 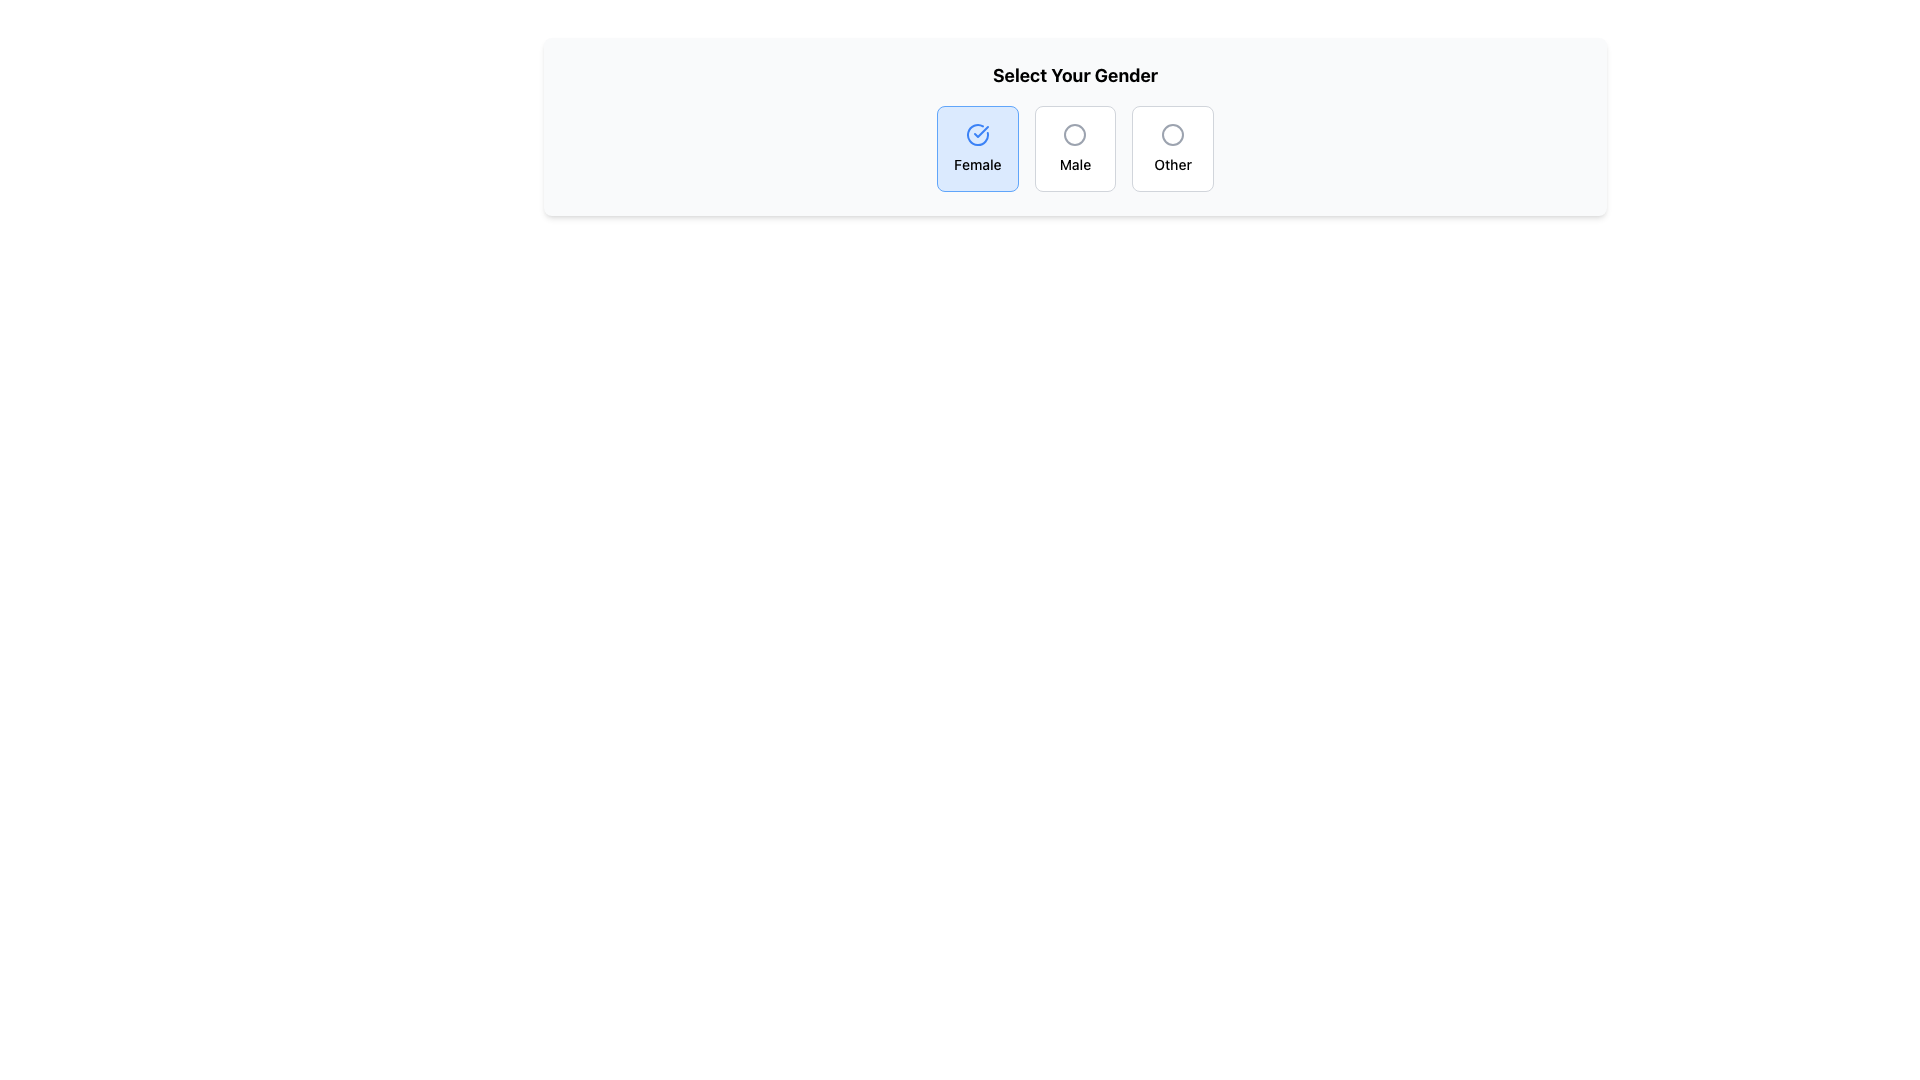 I want to click on the 'Female' gender label, which is located beneath a circular checkmark icon in a horizontal list of selection options, so click(x=977, y=164).